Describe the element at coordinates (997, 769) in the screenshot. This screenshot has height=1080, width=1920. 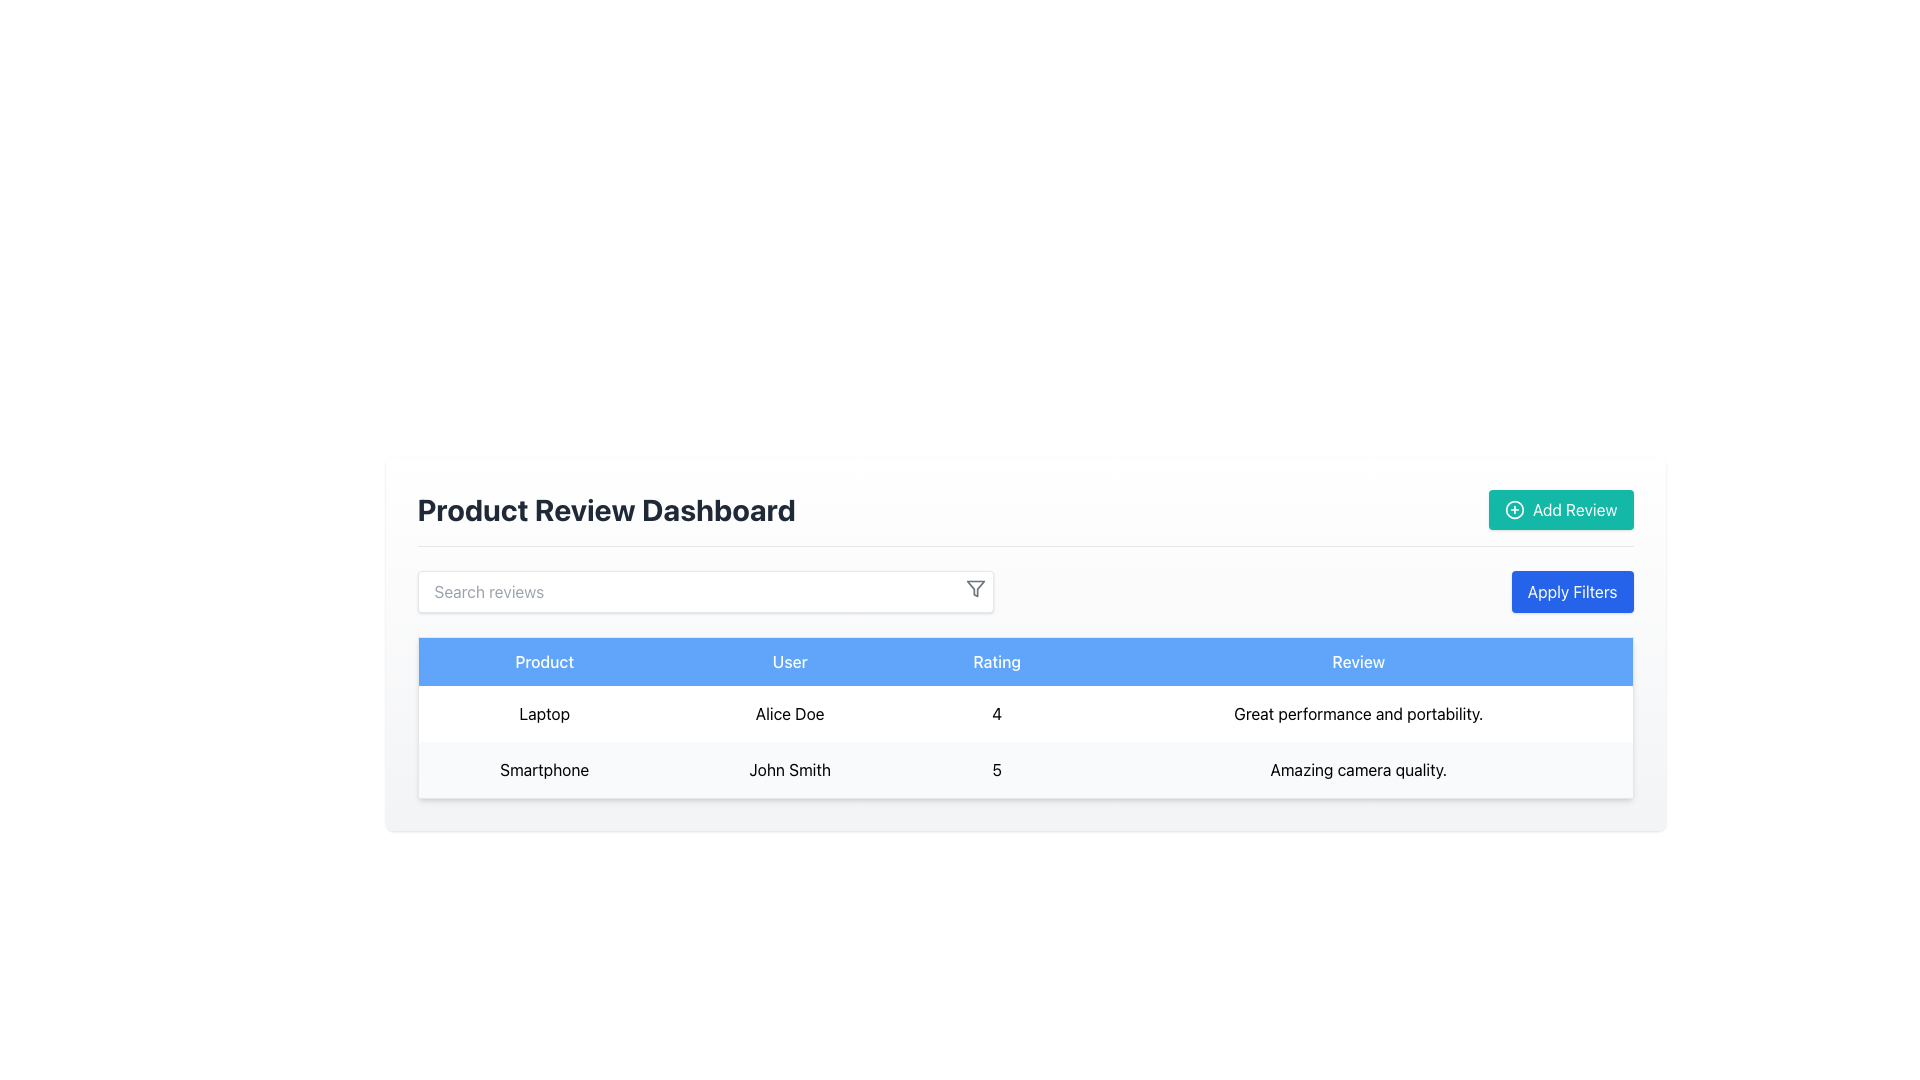
I see `the static text element displaying the numeric value '5' in the 'Rating' column for the user 'John Smith' and the product 'Smartphone'` at that location.